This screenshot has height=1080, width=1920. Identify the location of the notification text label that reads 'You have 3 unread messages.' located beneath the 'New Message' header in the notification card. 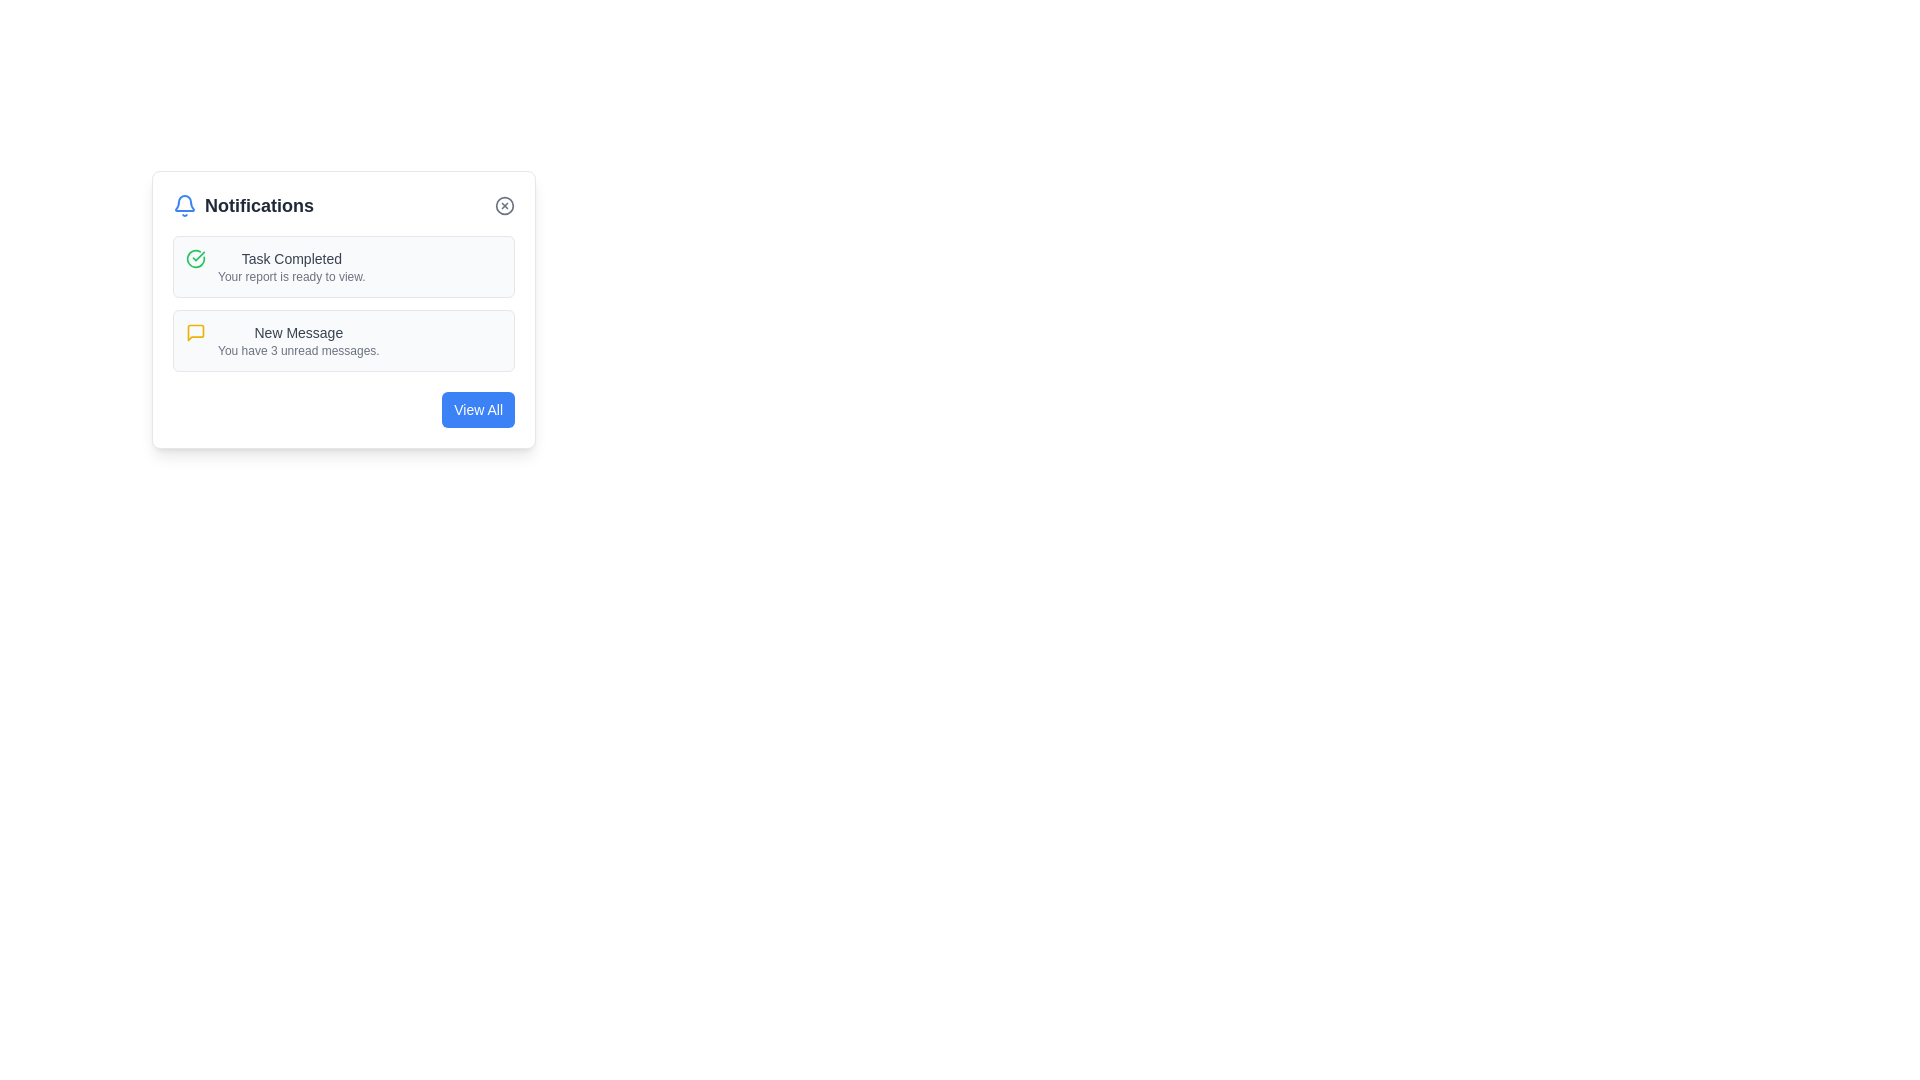
(297, 350).